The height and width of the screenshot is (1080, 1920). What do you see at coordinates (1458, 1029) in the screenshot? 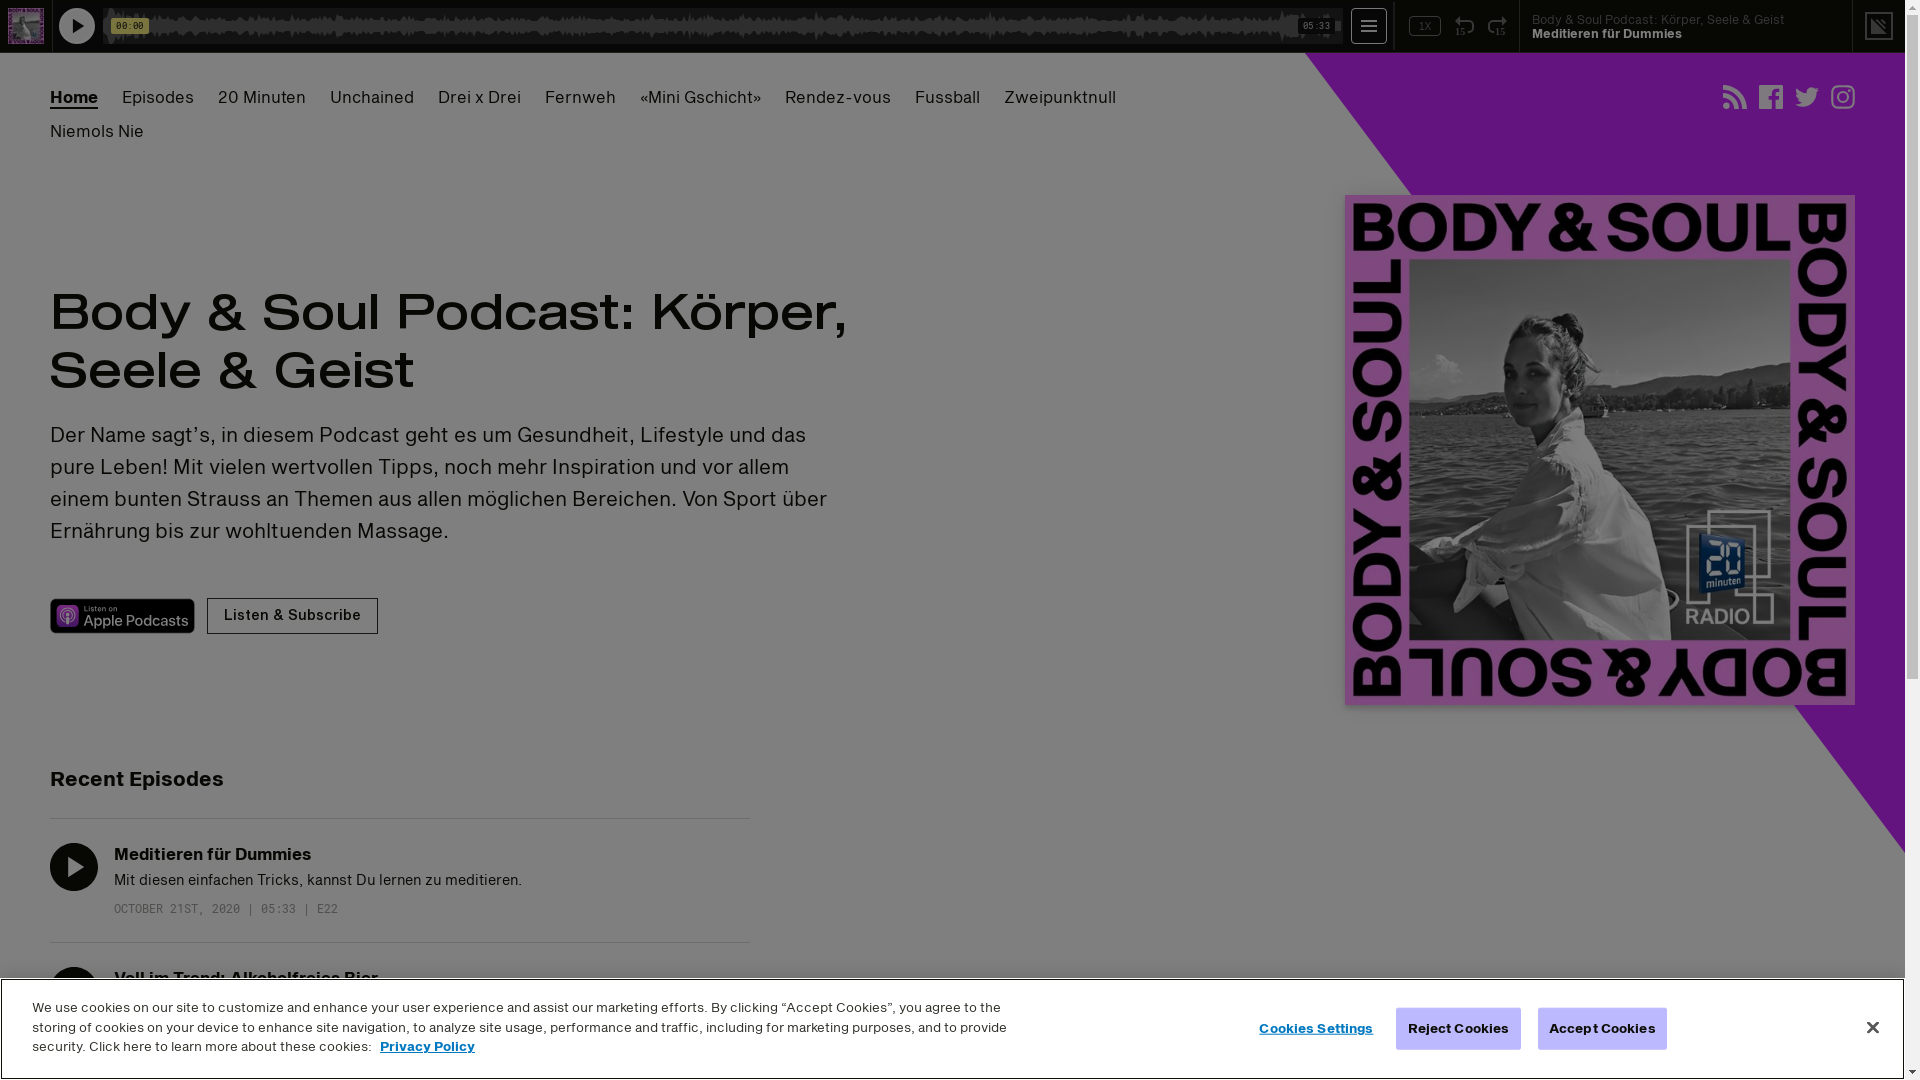
I see `'Reject Cookies'` at bounding box center [1458, 1029].